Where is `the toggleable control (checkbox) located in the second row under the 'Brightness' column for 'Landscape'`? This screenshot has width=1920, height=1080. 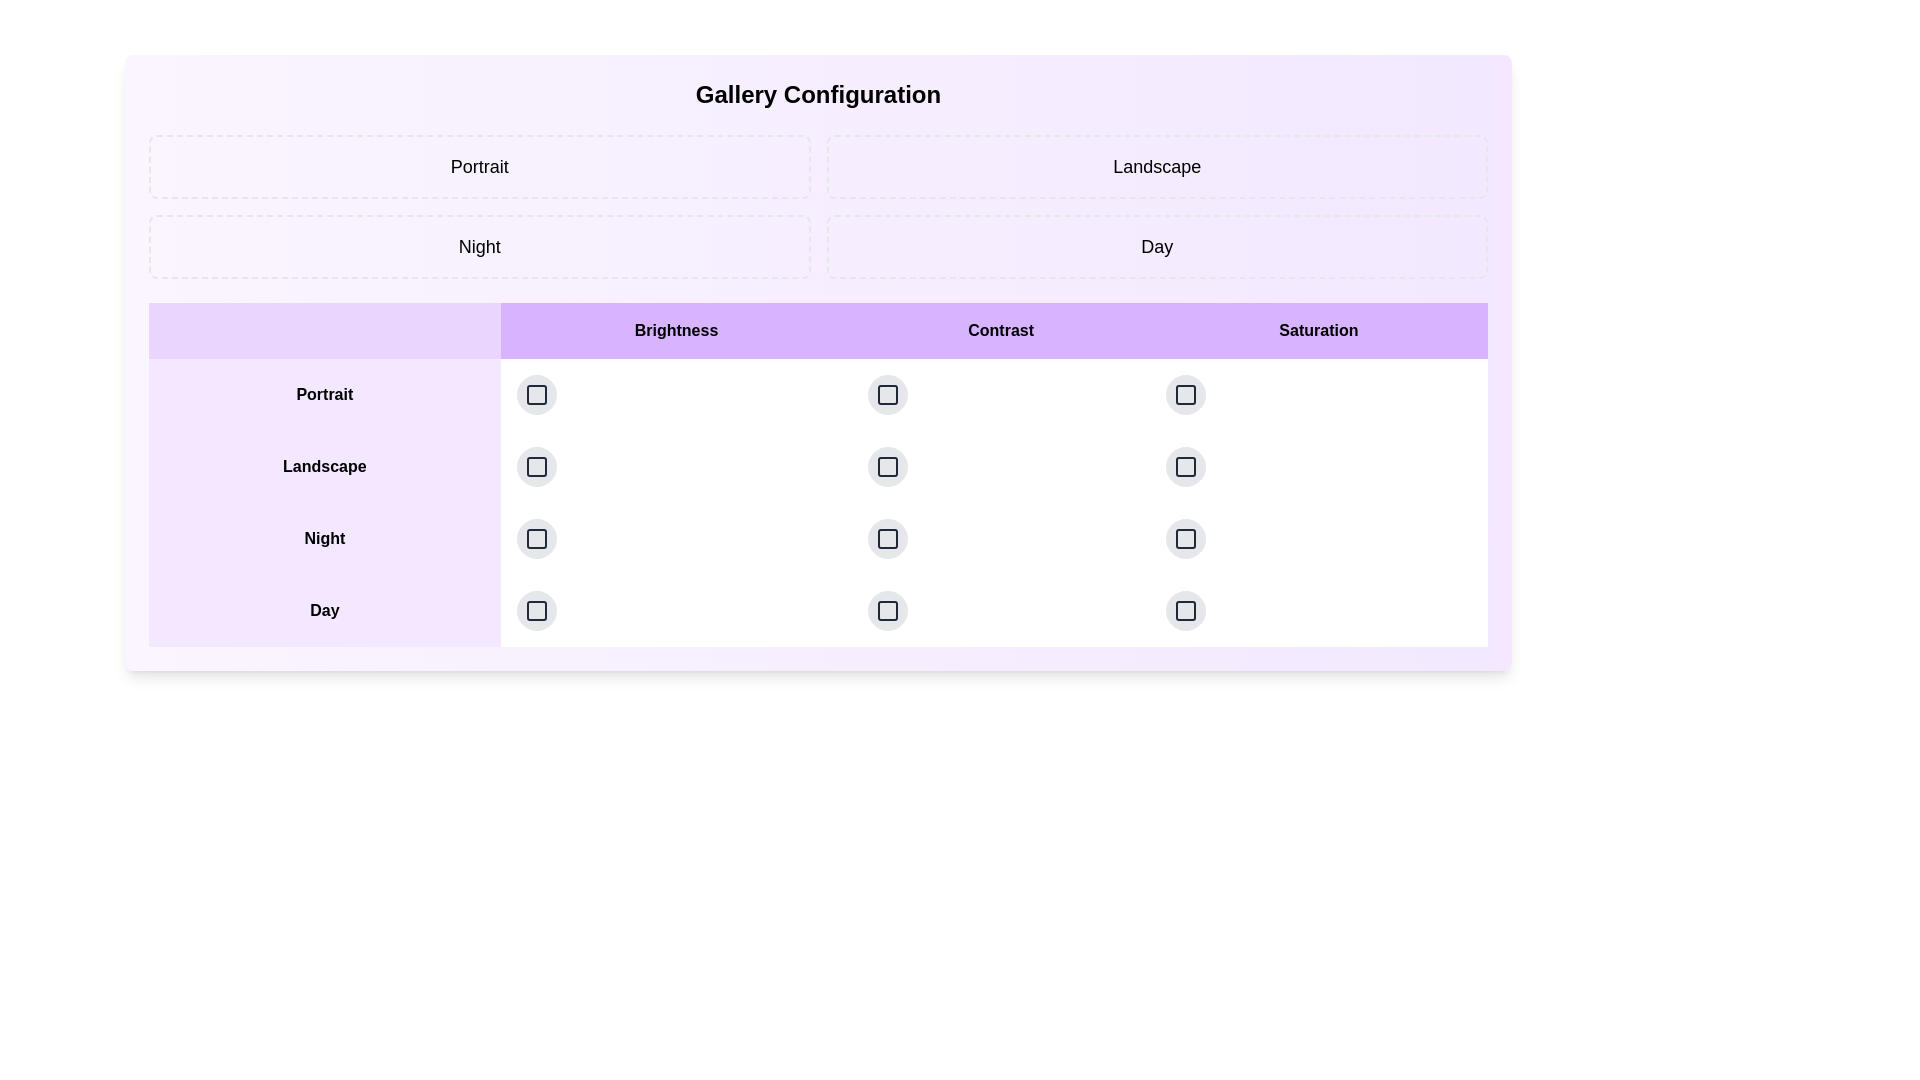
the toggleable control (checkbox) located in the second row under the 'Brightness' column for 'Landscape' is located at coordinates (536, 466).